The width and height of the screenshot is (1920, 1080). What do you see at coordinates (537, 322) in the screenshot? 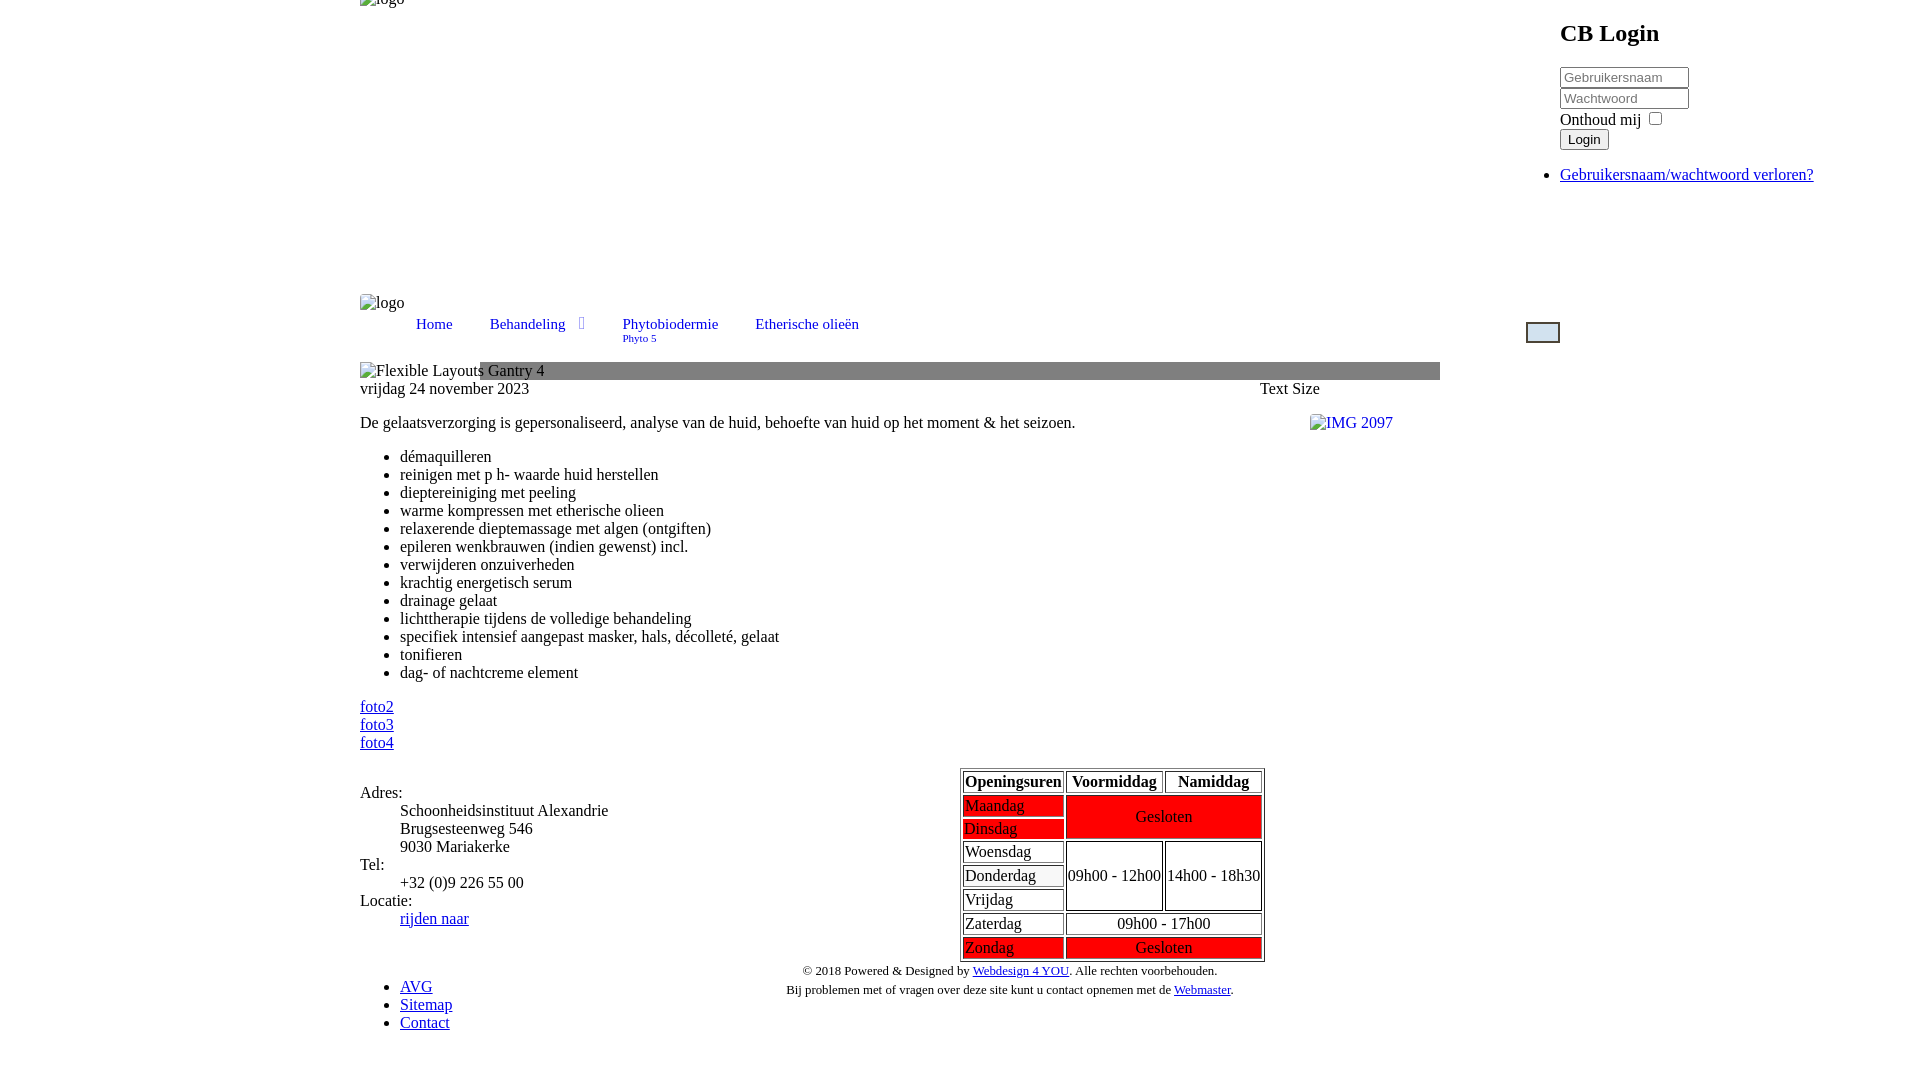
I see `'Behandeling'` at bounding box center [537, 322].